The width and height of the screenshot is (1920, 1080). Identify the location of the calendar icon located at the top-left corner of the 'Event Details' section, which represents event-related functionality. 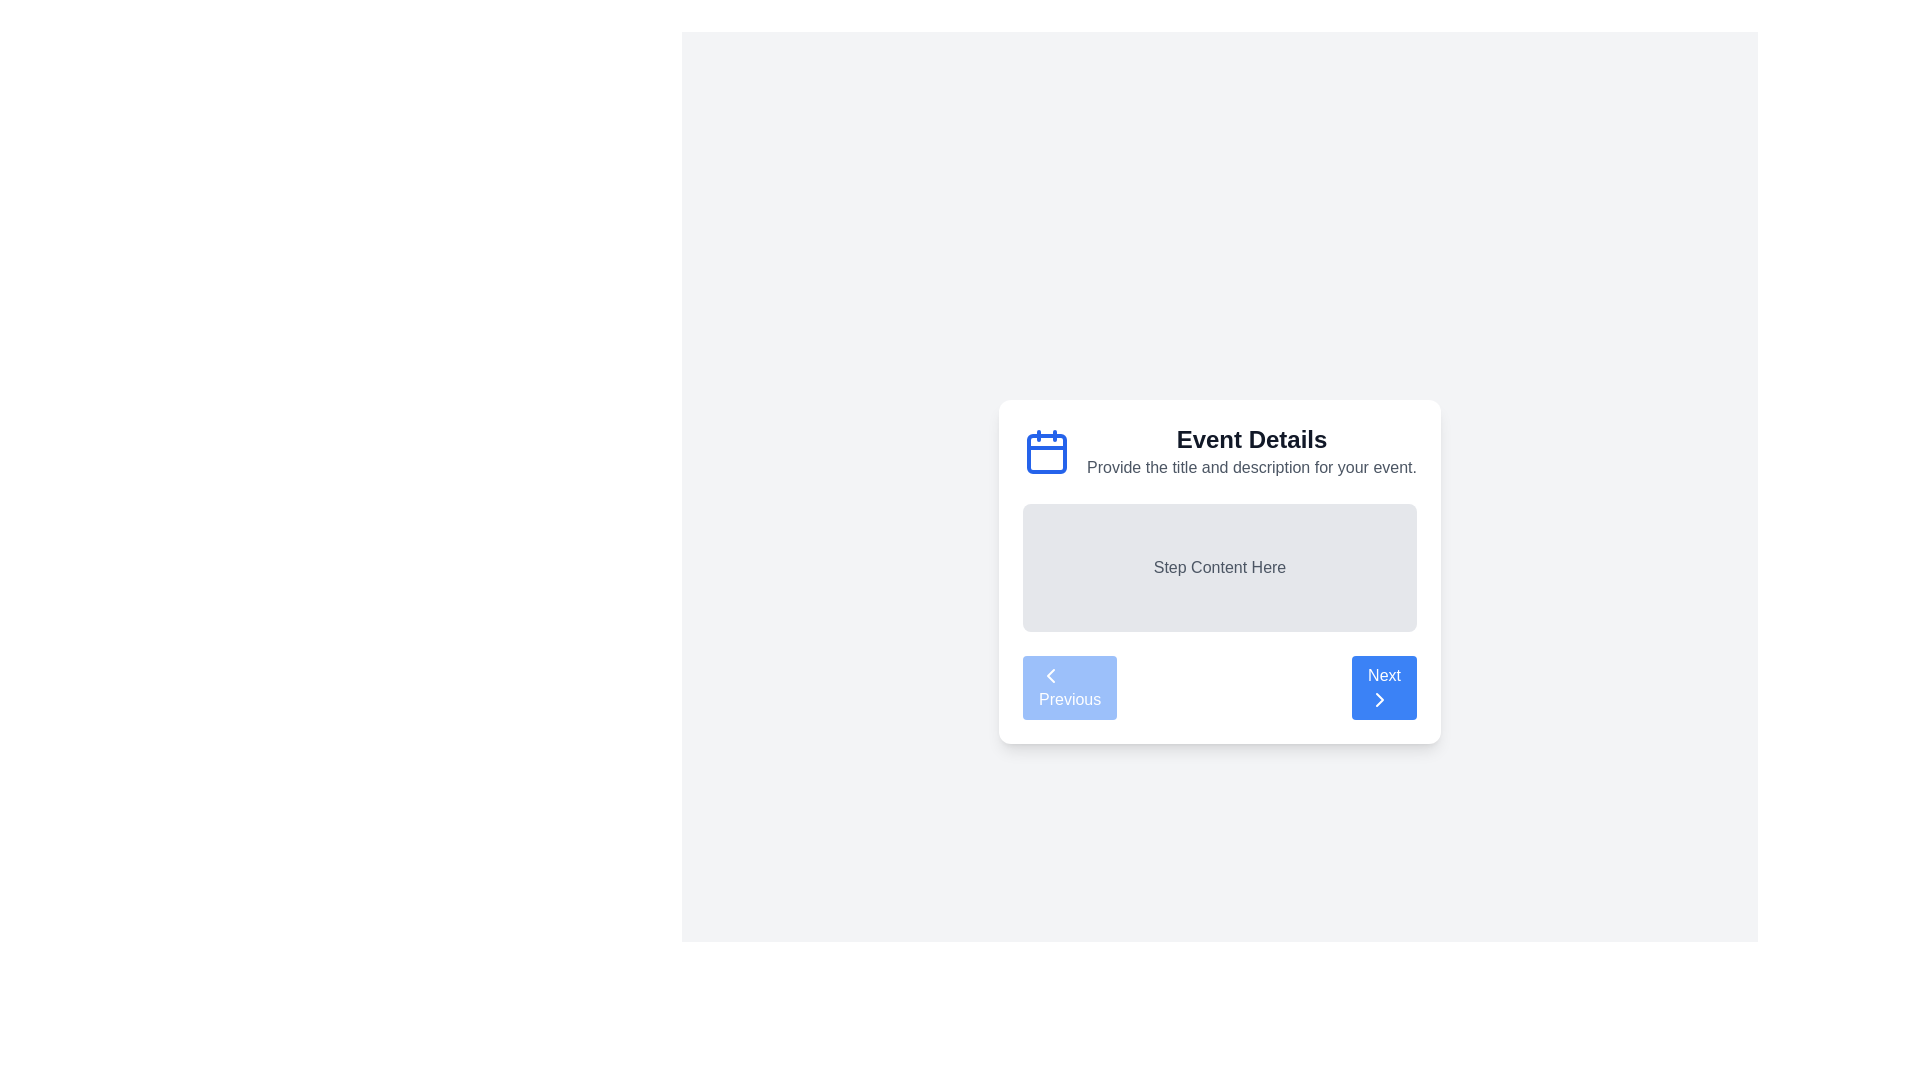
(1045, 451).